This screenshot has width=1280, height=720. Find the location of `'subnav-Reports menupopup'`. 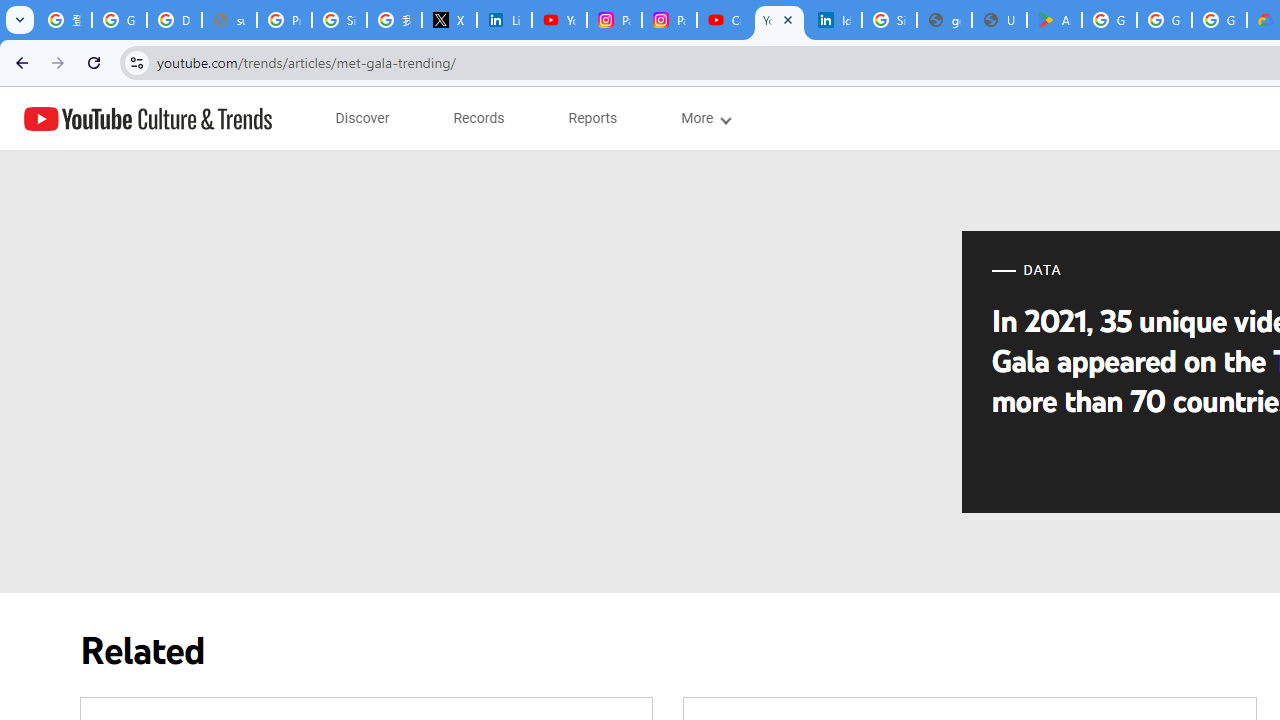

'subnav-Reports menupopup' is located at coordinates (592, 118).